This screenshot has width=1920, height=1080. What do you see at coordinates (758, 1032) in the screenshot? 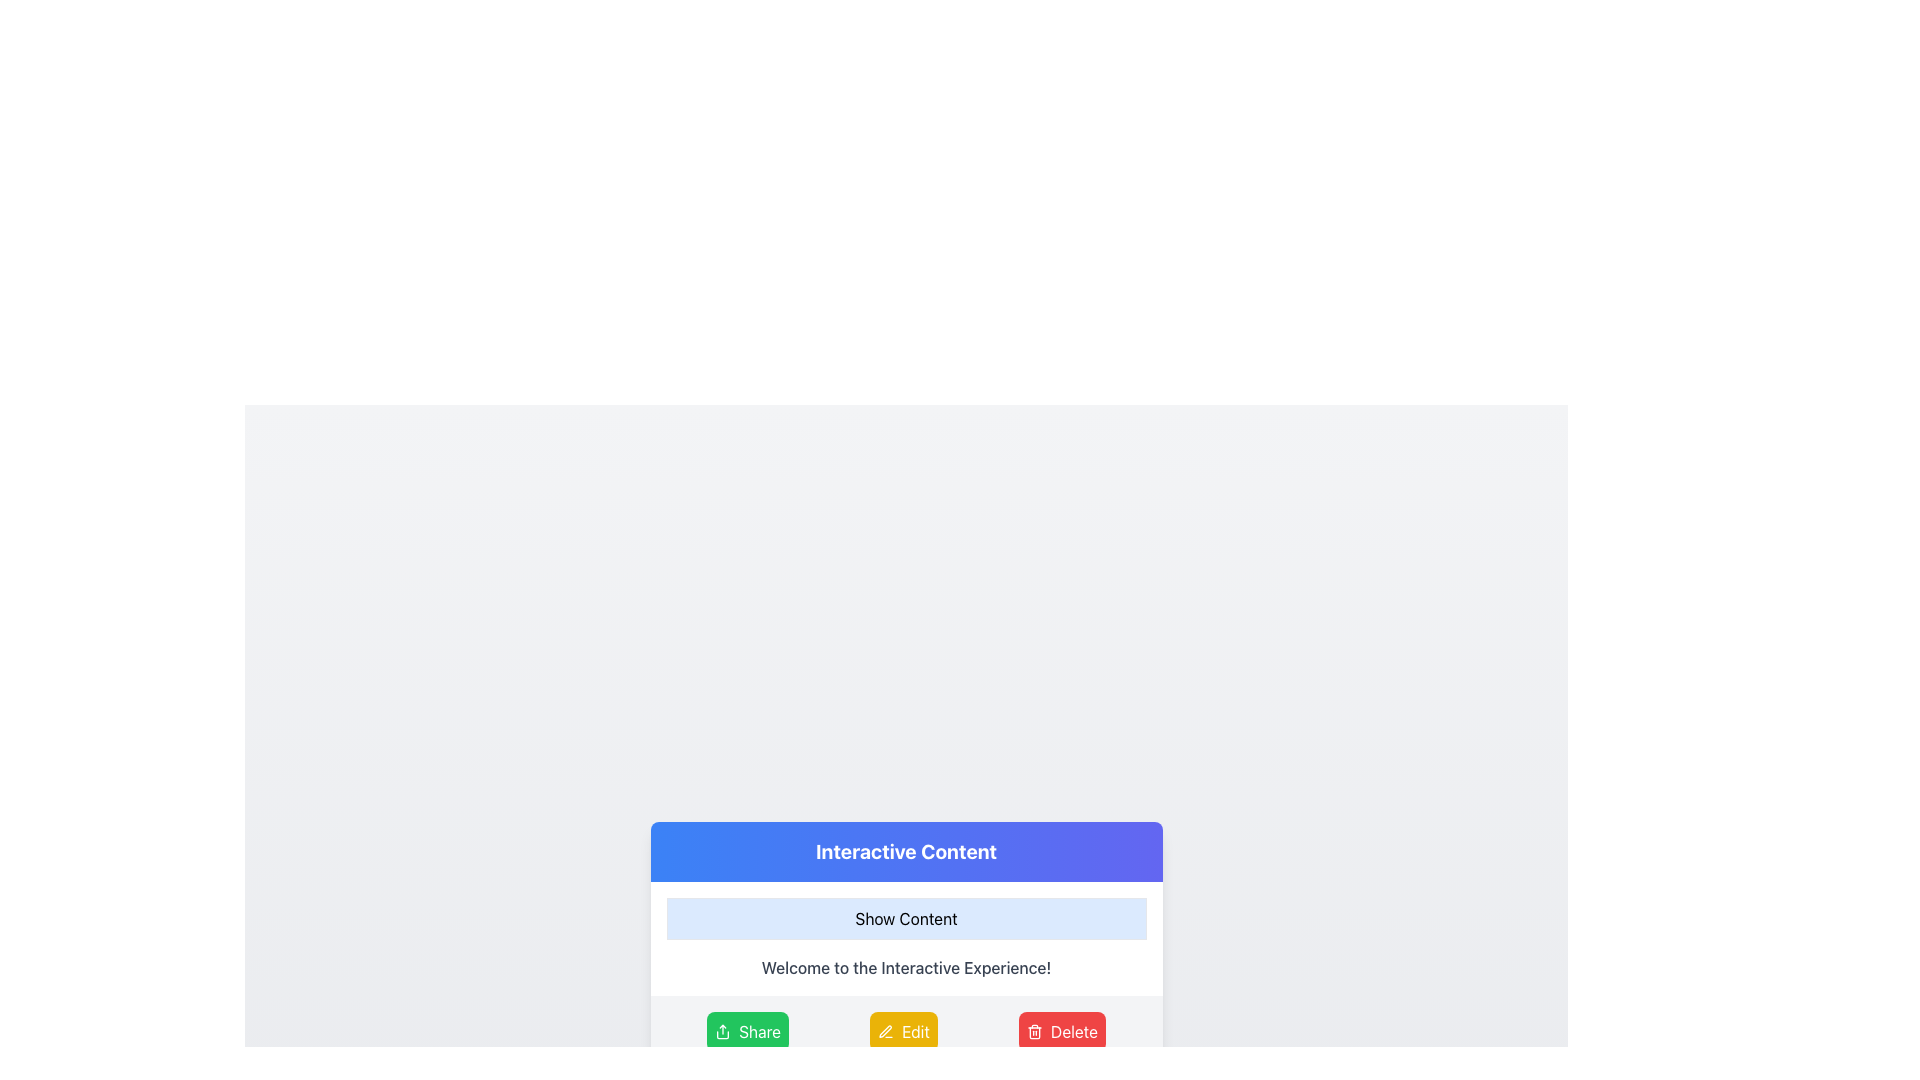
I see `the 'Share' button, which features white text on a green rectangular background` at bounding box center [758, 1032].